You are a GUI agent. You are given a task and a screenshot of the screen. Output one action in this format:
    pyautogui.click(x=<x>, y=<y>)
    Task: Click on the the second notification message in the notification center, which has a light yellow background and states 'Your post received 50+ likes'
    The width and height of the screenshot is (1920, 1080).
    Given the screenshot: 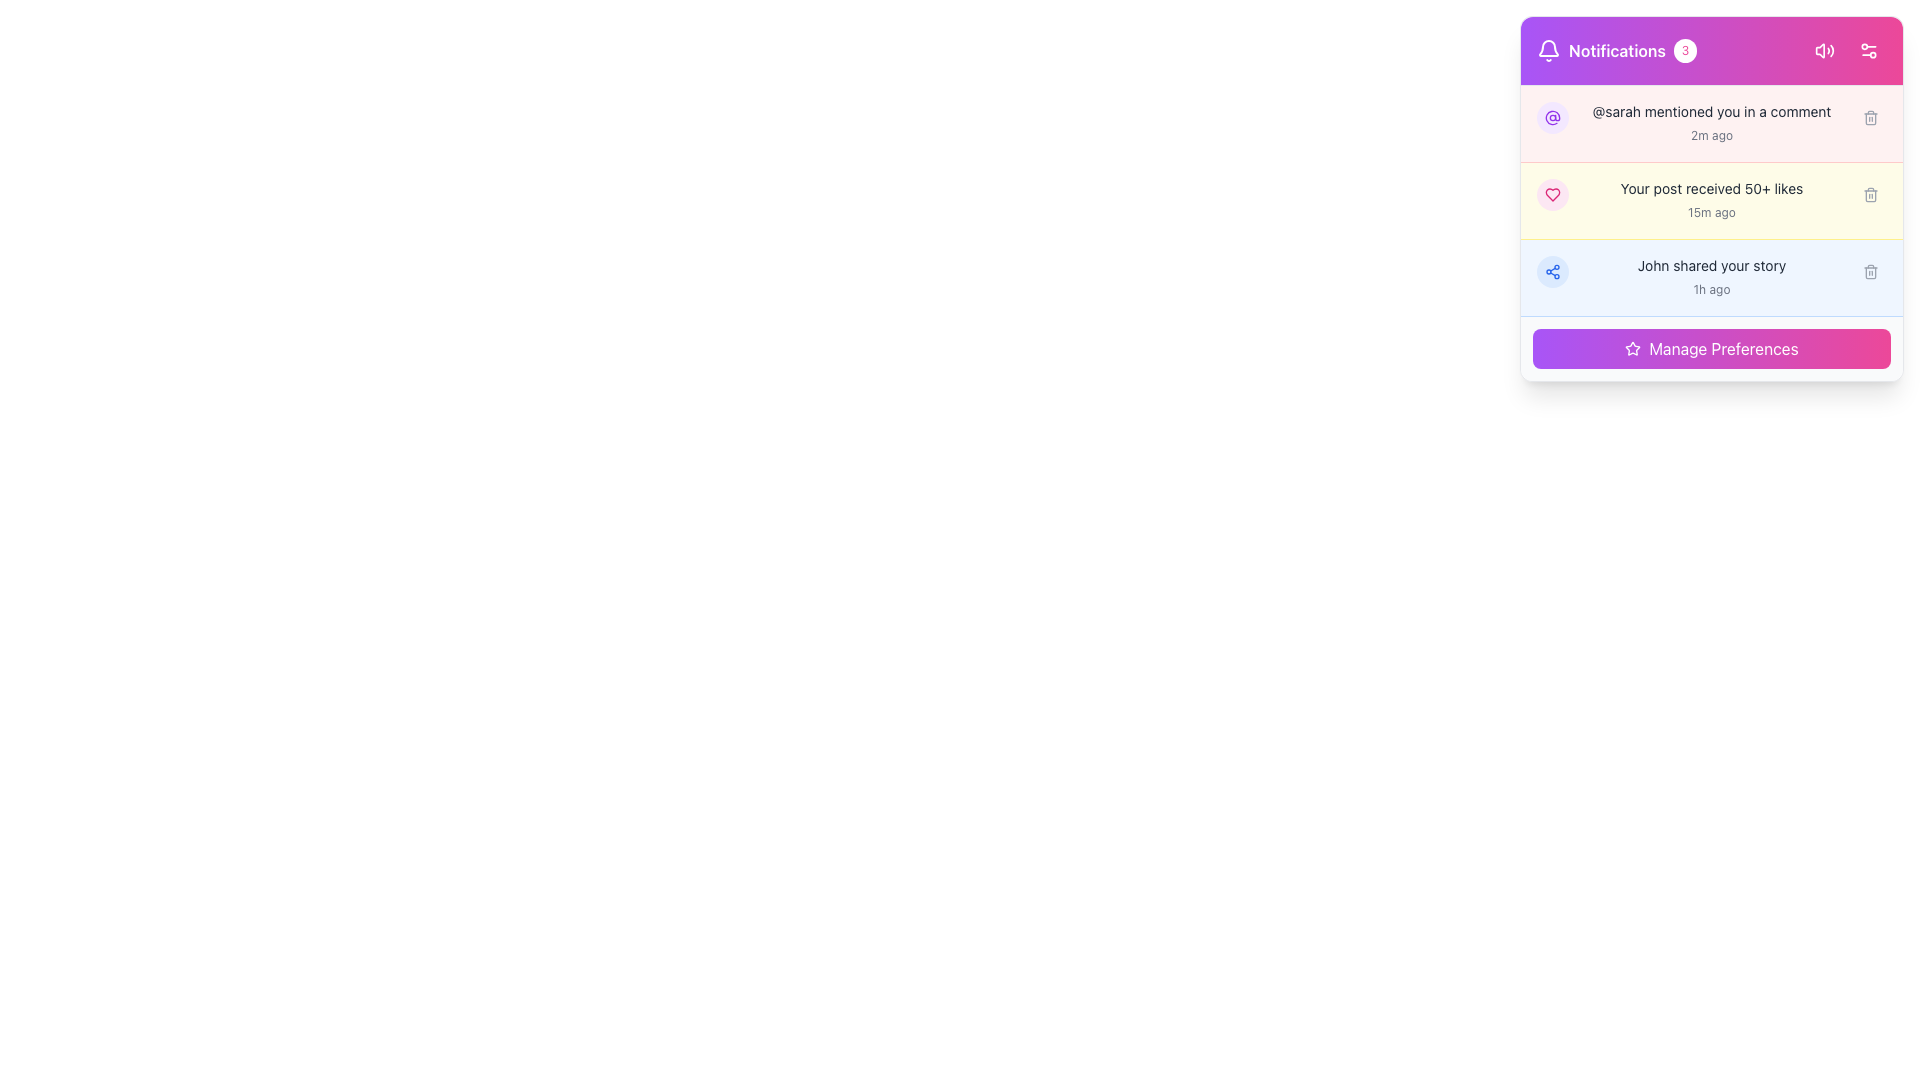 What is the action you would take?
    pyautogui.click(x=1711, y=201)
    